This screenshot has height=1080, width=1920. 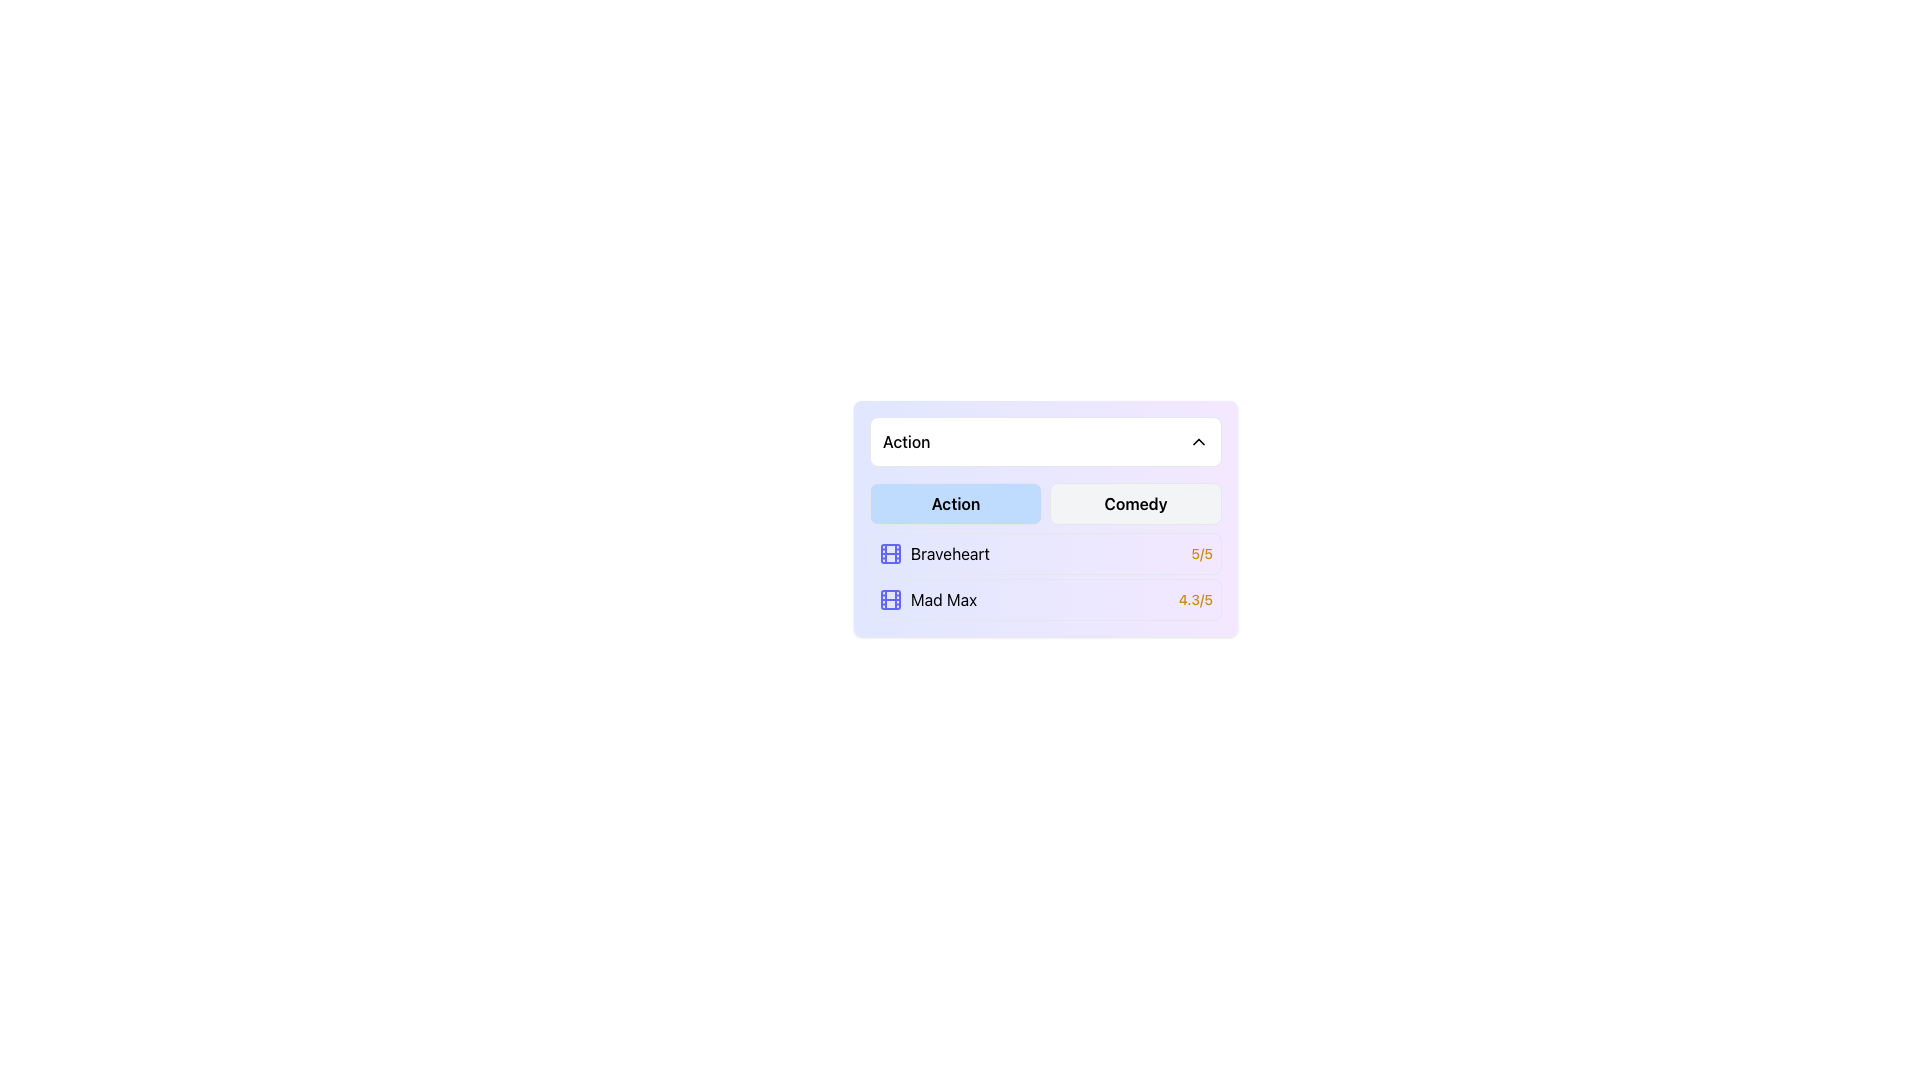 I want to click on the Chevron Up icon located on the rightmost section of the 'Action' button, so click(x=1199, y=441).